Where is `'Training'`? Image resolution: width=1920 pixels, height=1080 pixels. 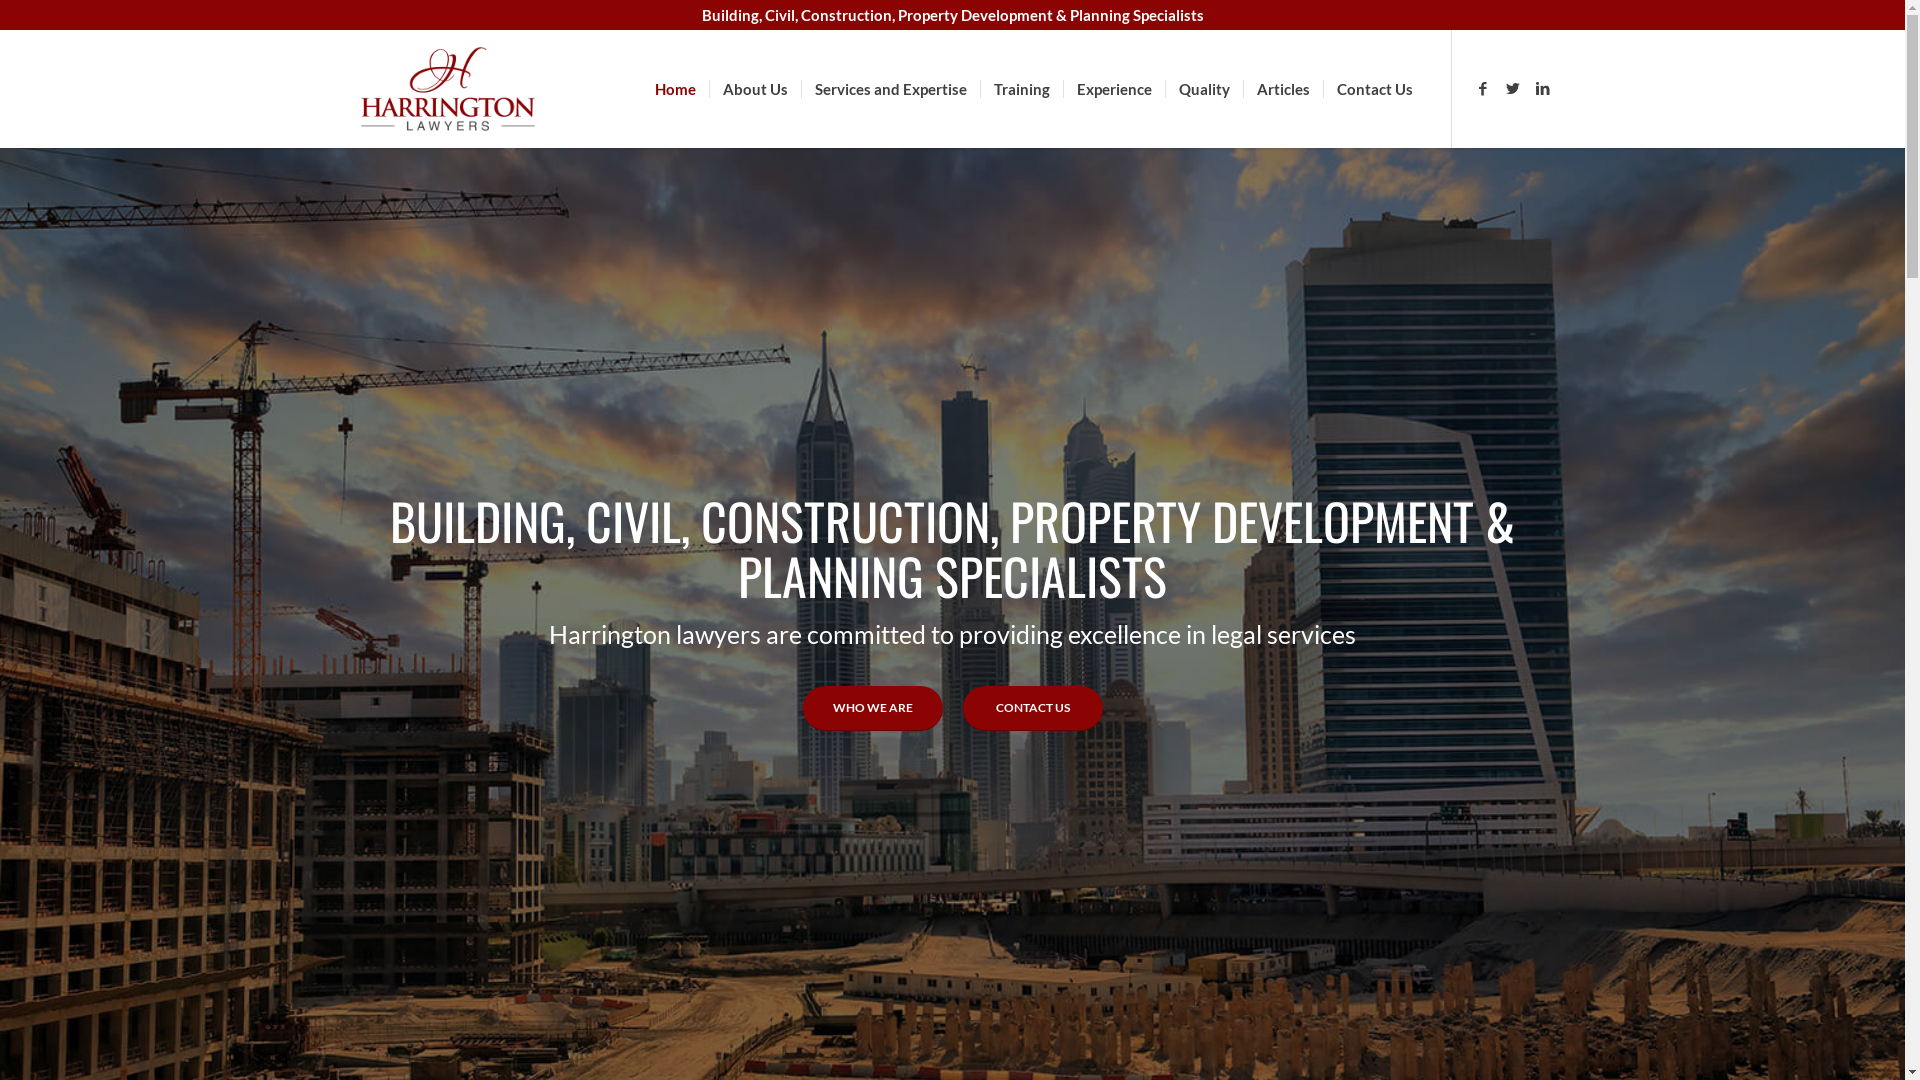
'Training' is located at coordinates (979, 87).